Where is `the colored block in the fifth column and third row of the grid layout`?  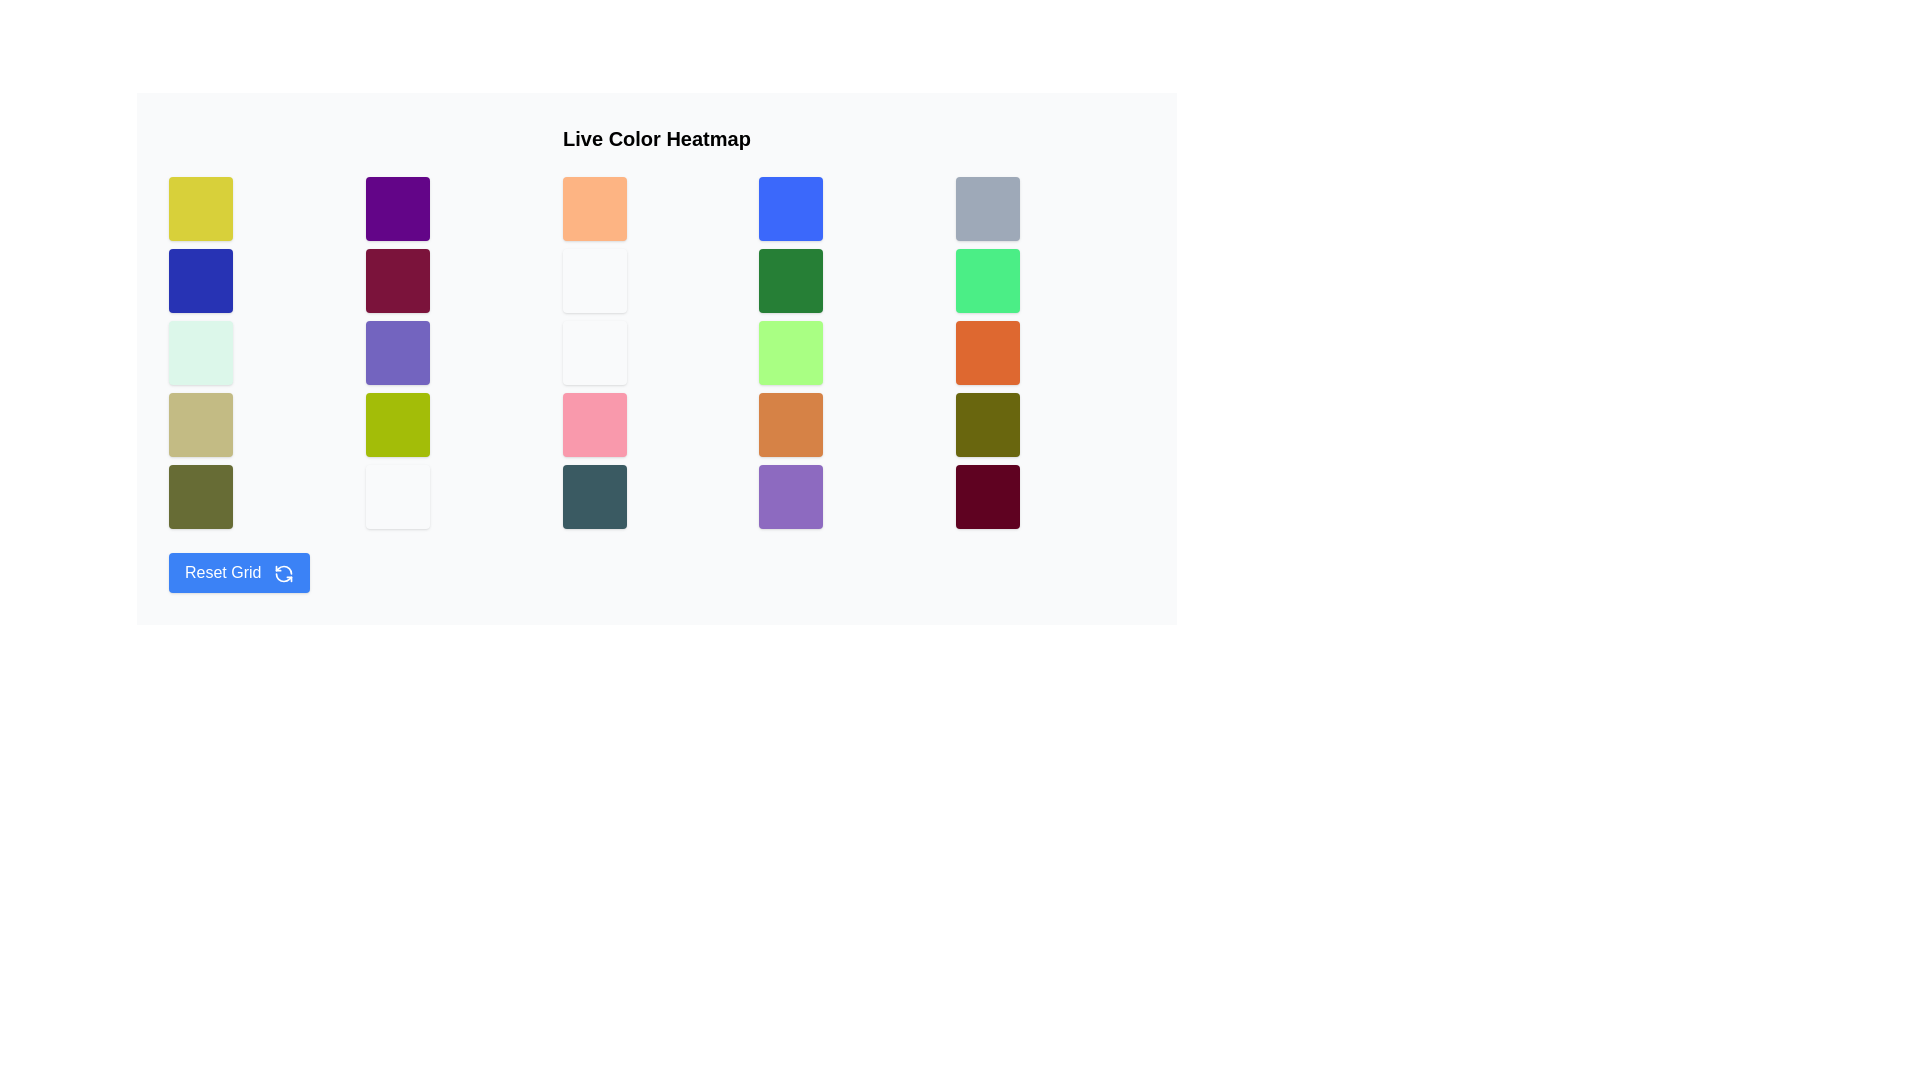 the colored block in the fifth column and third row of the grid layout is located at coordinates (988, 352).